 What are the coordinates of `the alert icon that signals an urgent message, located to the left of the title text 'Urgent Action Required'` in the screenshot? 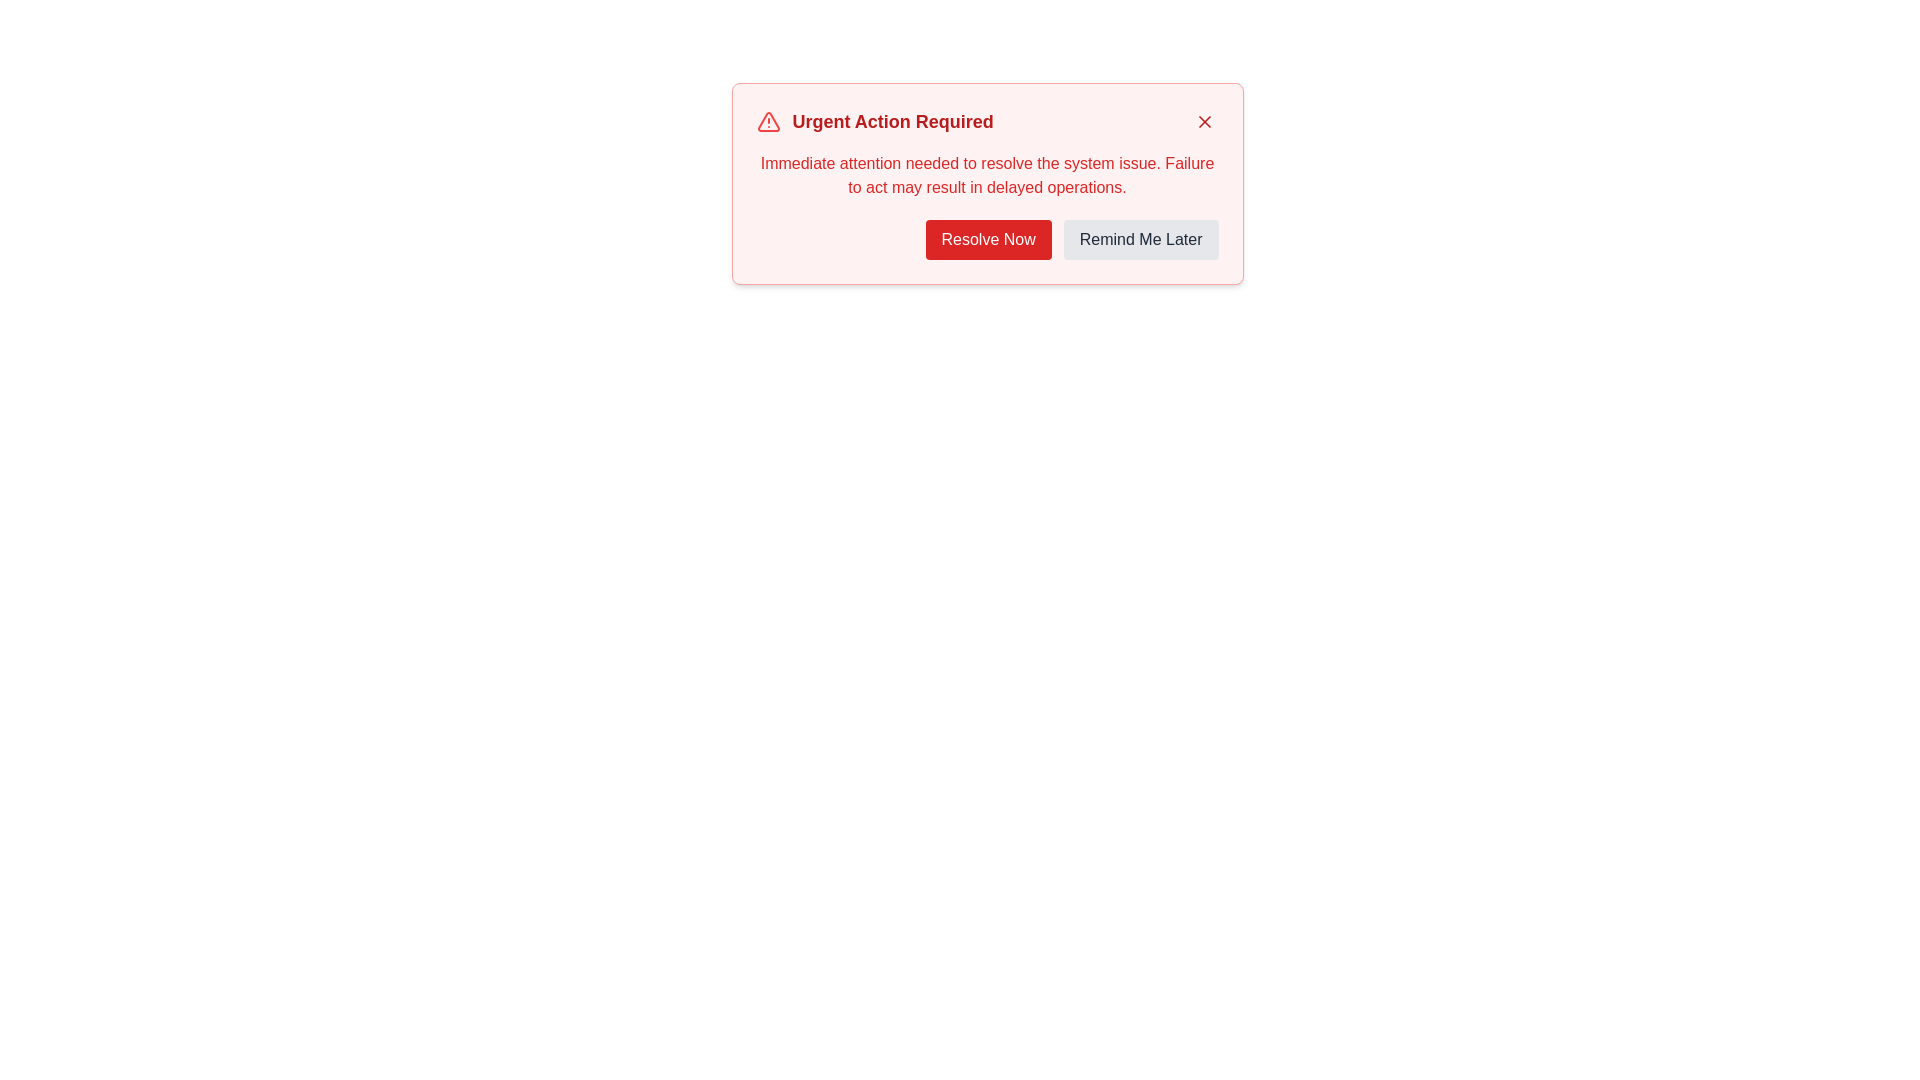 It's located at (767, 122).